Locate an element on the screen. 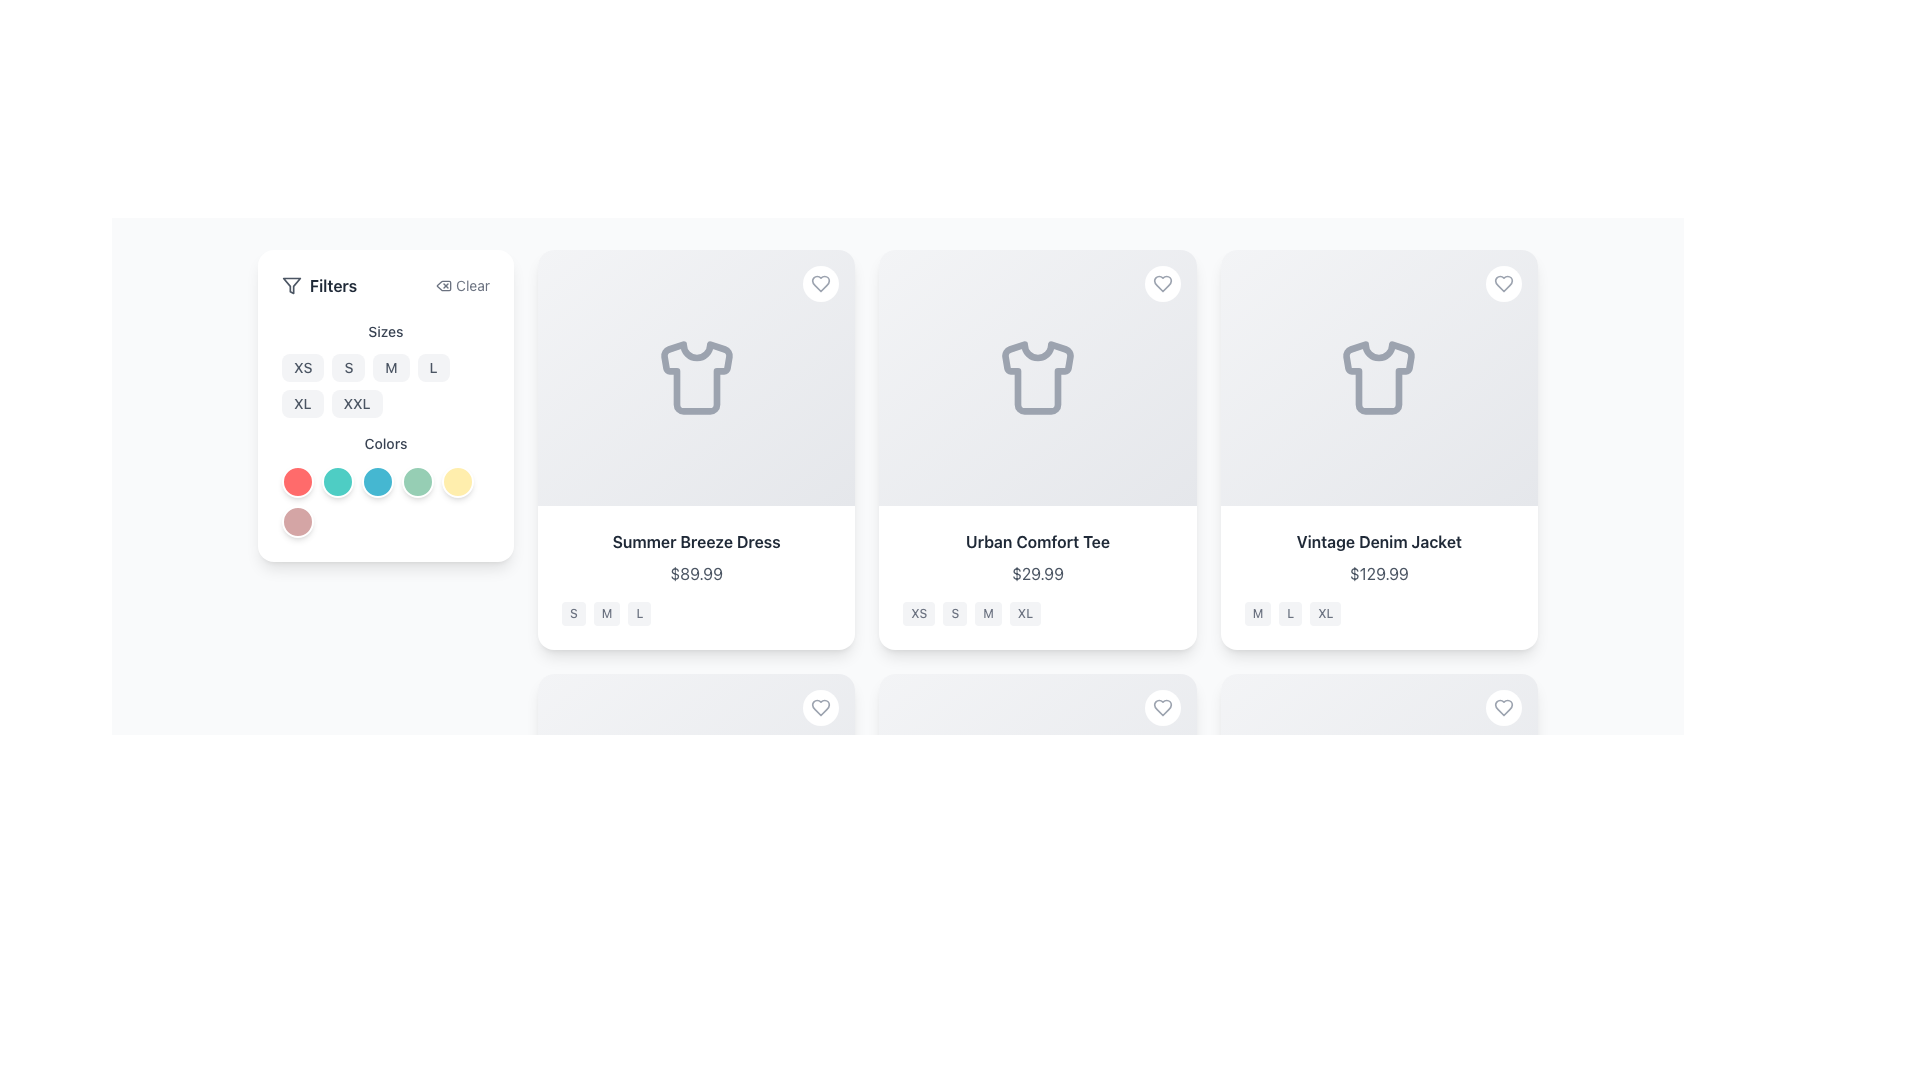 This screenshot has height=1080, width=1920. the favorite button located in the top-right corner of the 'Summer Breeze Dress' product card is located at coordinates (821, 284).